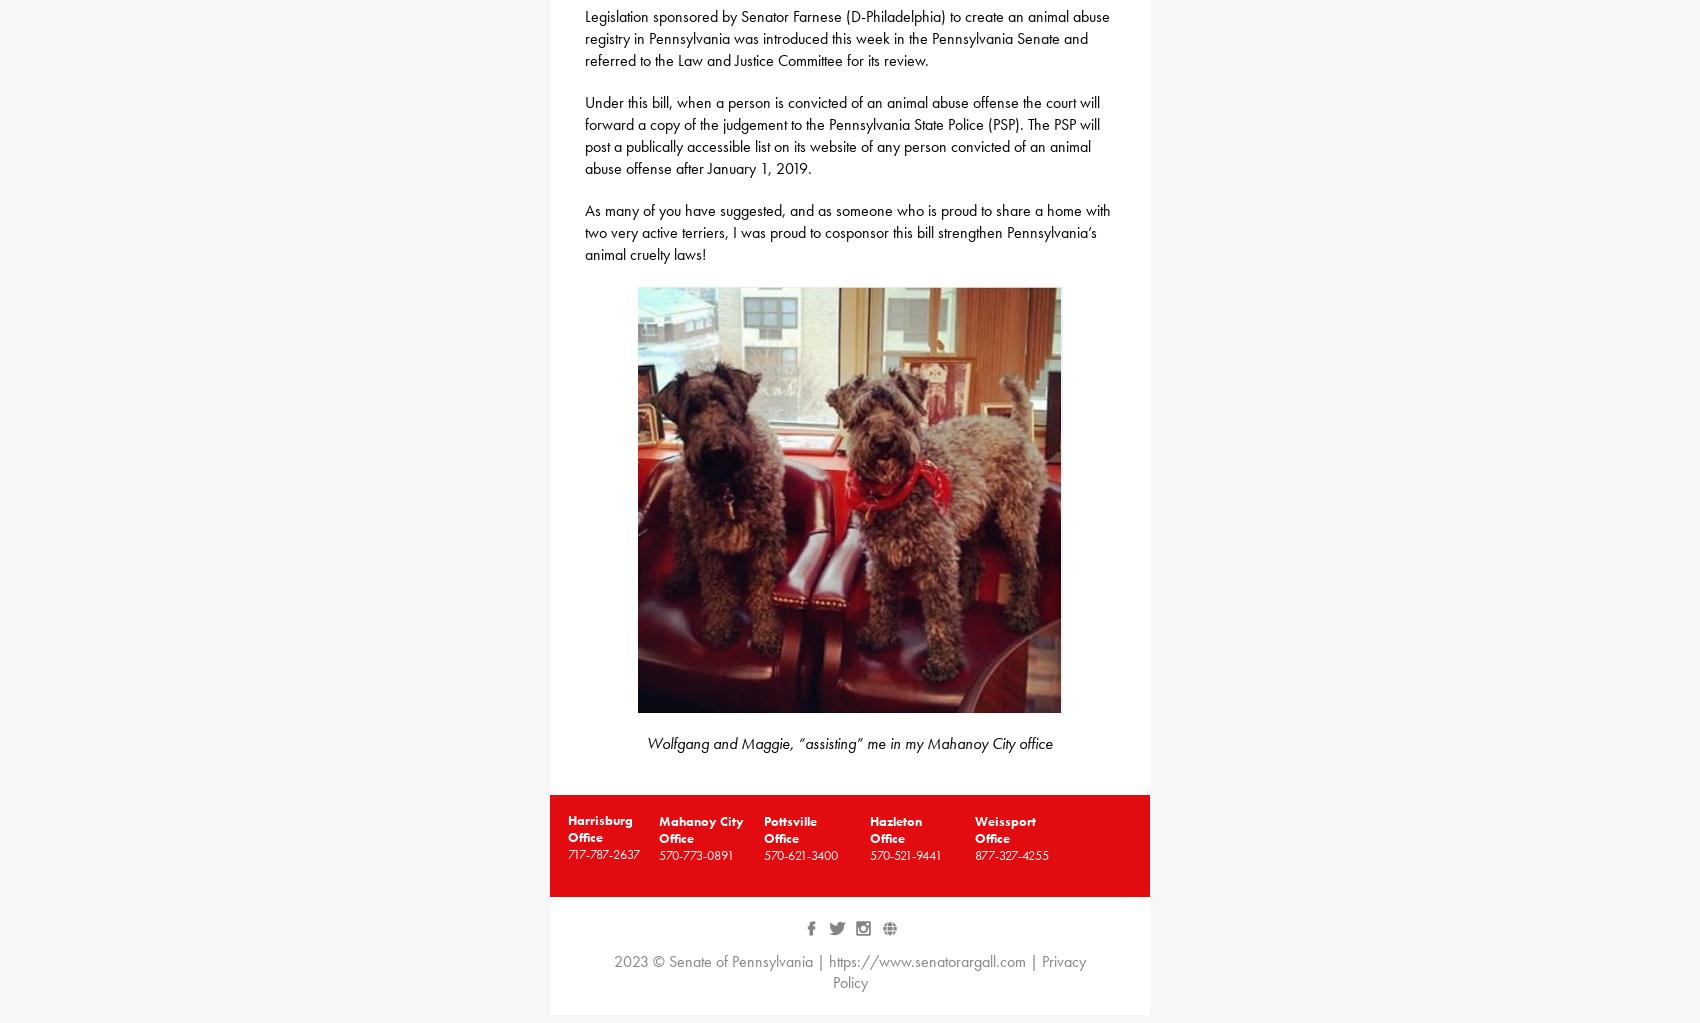  What do you see at coordinates (721, 961) in the screenshot?
I see `'2023 © Senate of Pennsylvania |'` at bounding box center [721, 961].